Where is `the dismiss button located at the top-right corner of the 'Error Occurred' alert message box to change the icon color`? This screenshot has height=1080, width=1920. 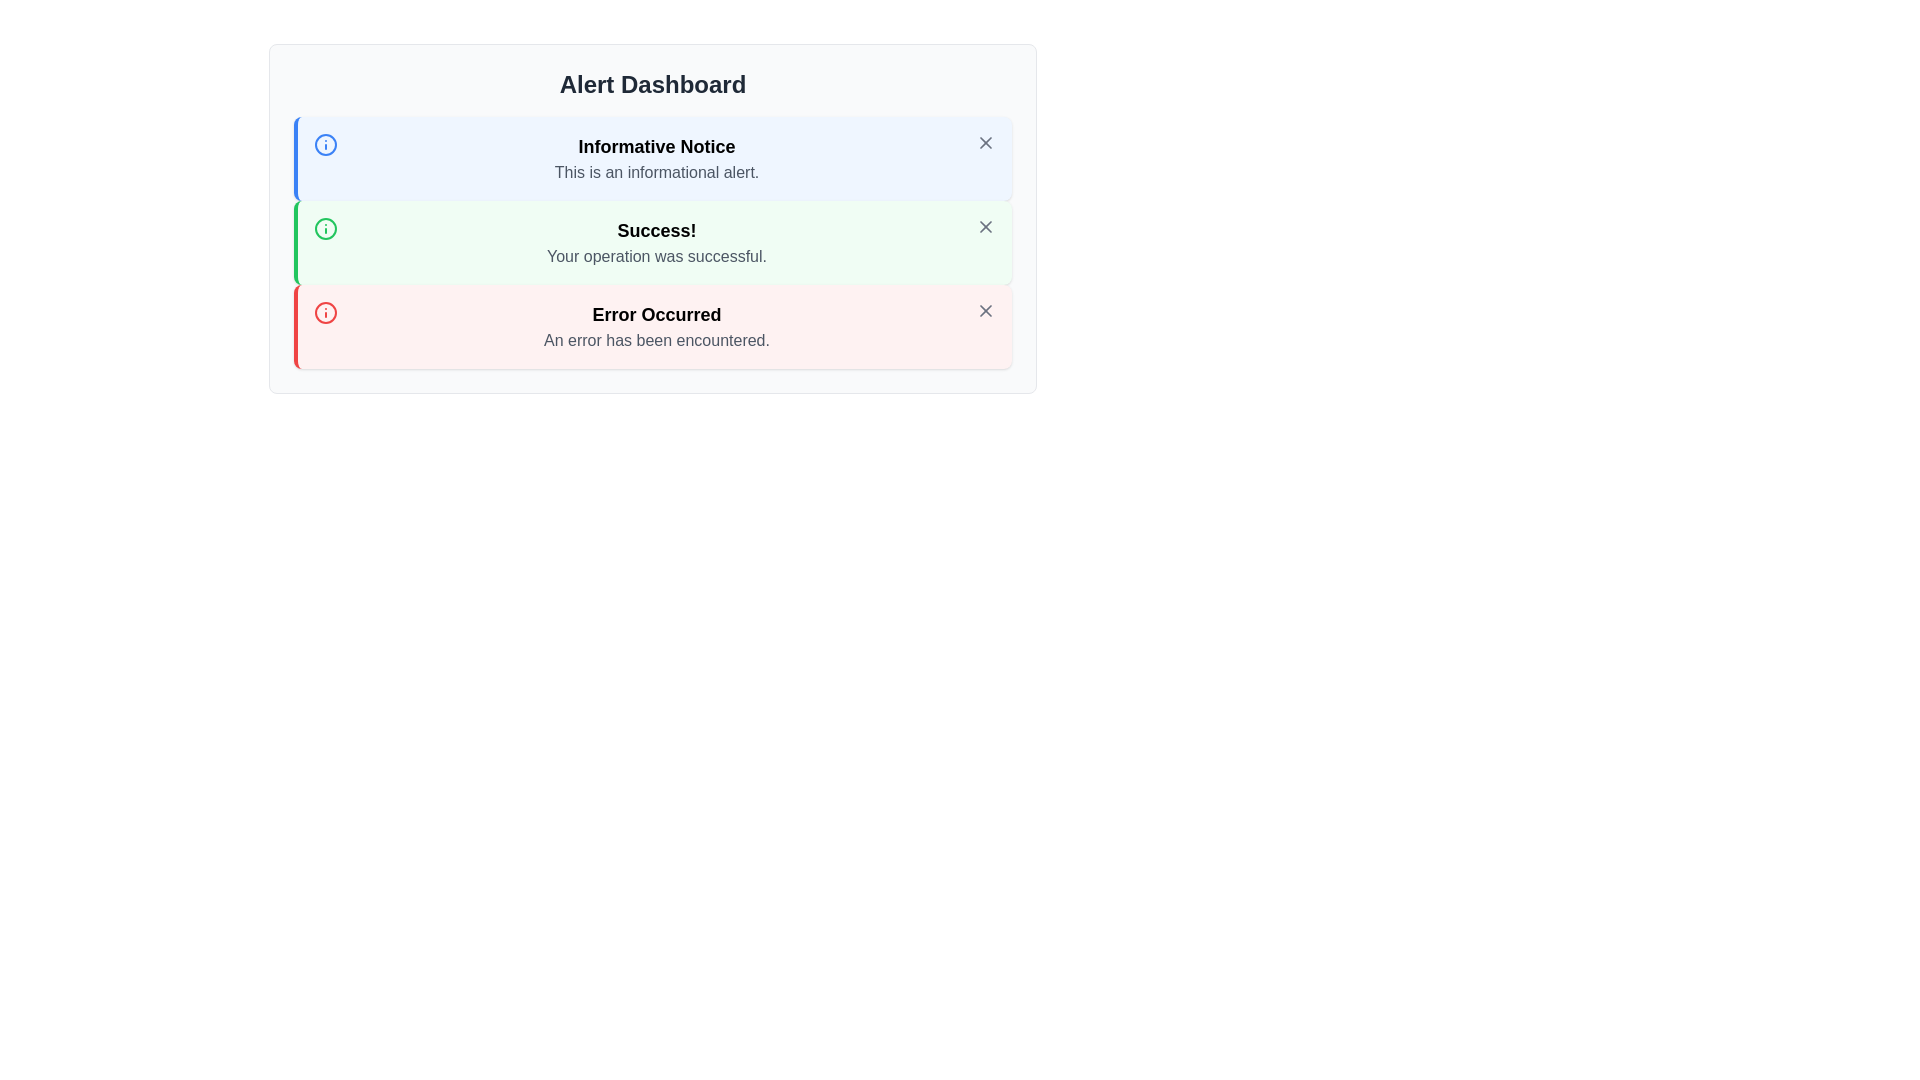 the dismiss button located at the top-right corner of the 'Error Occurred' alert message box to change the icon color is located at coordinates (985, 311).